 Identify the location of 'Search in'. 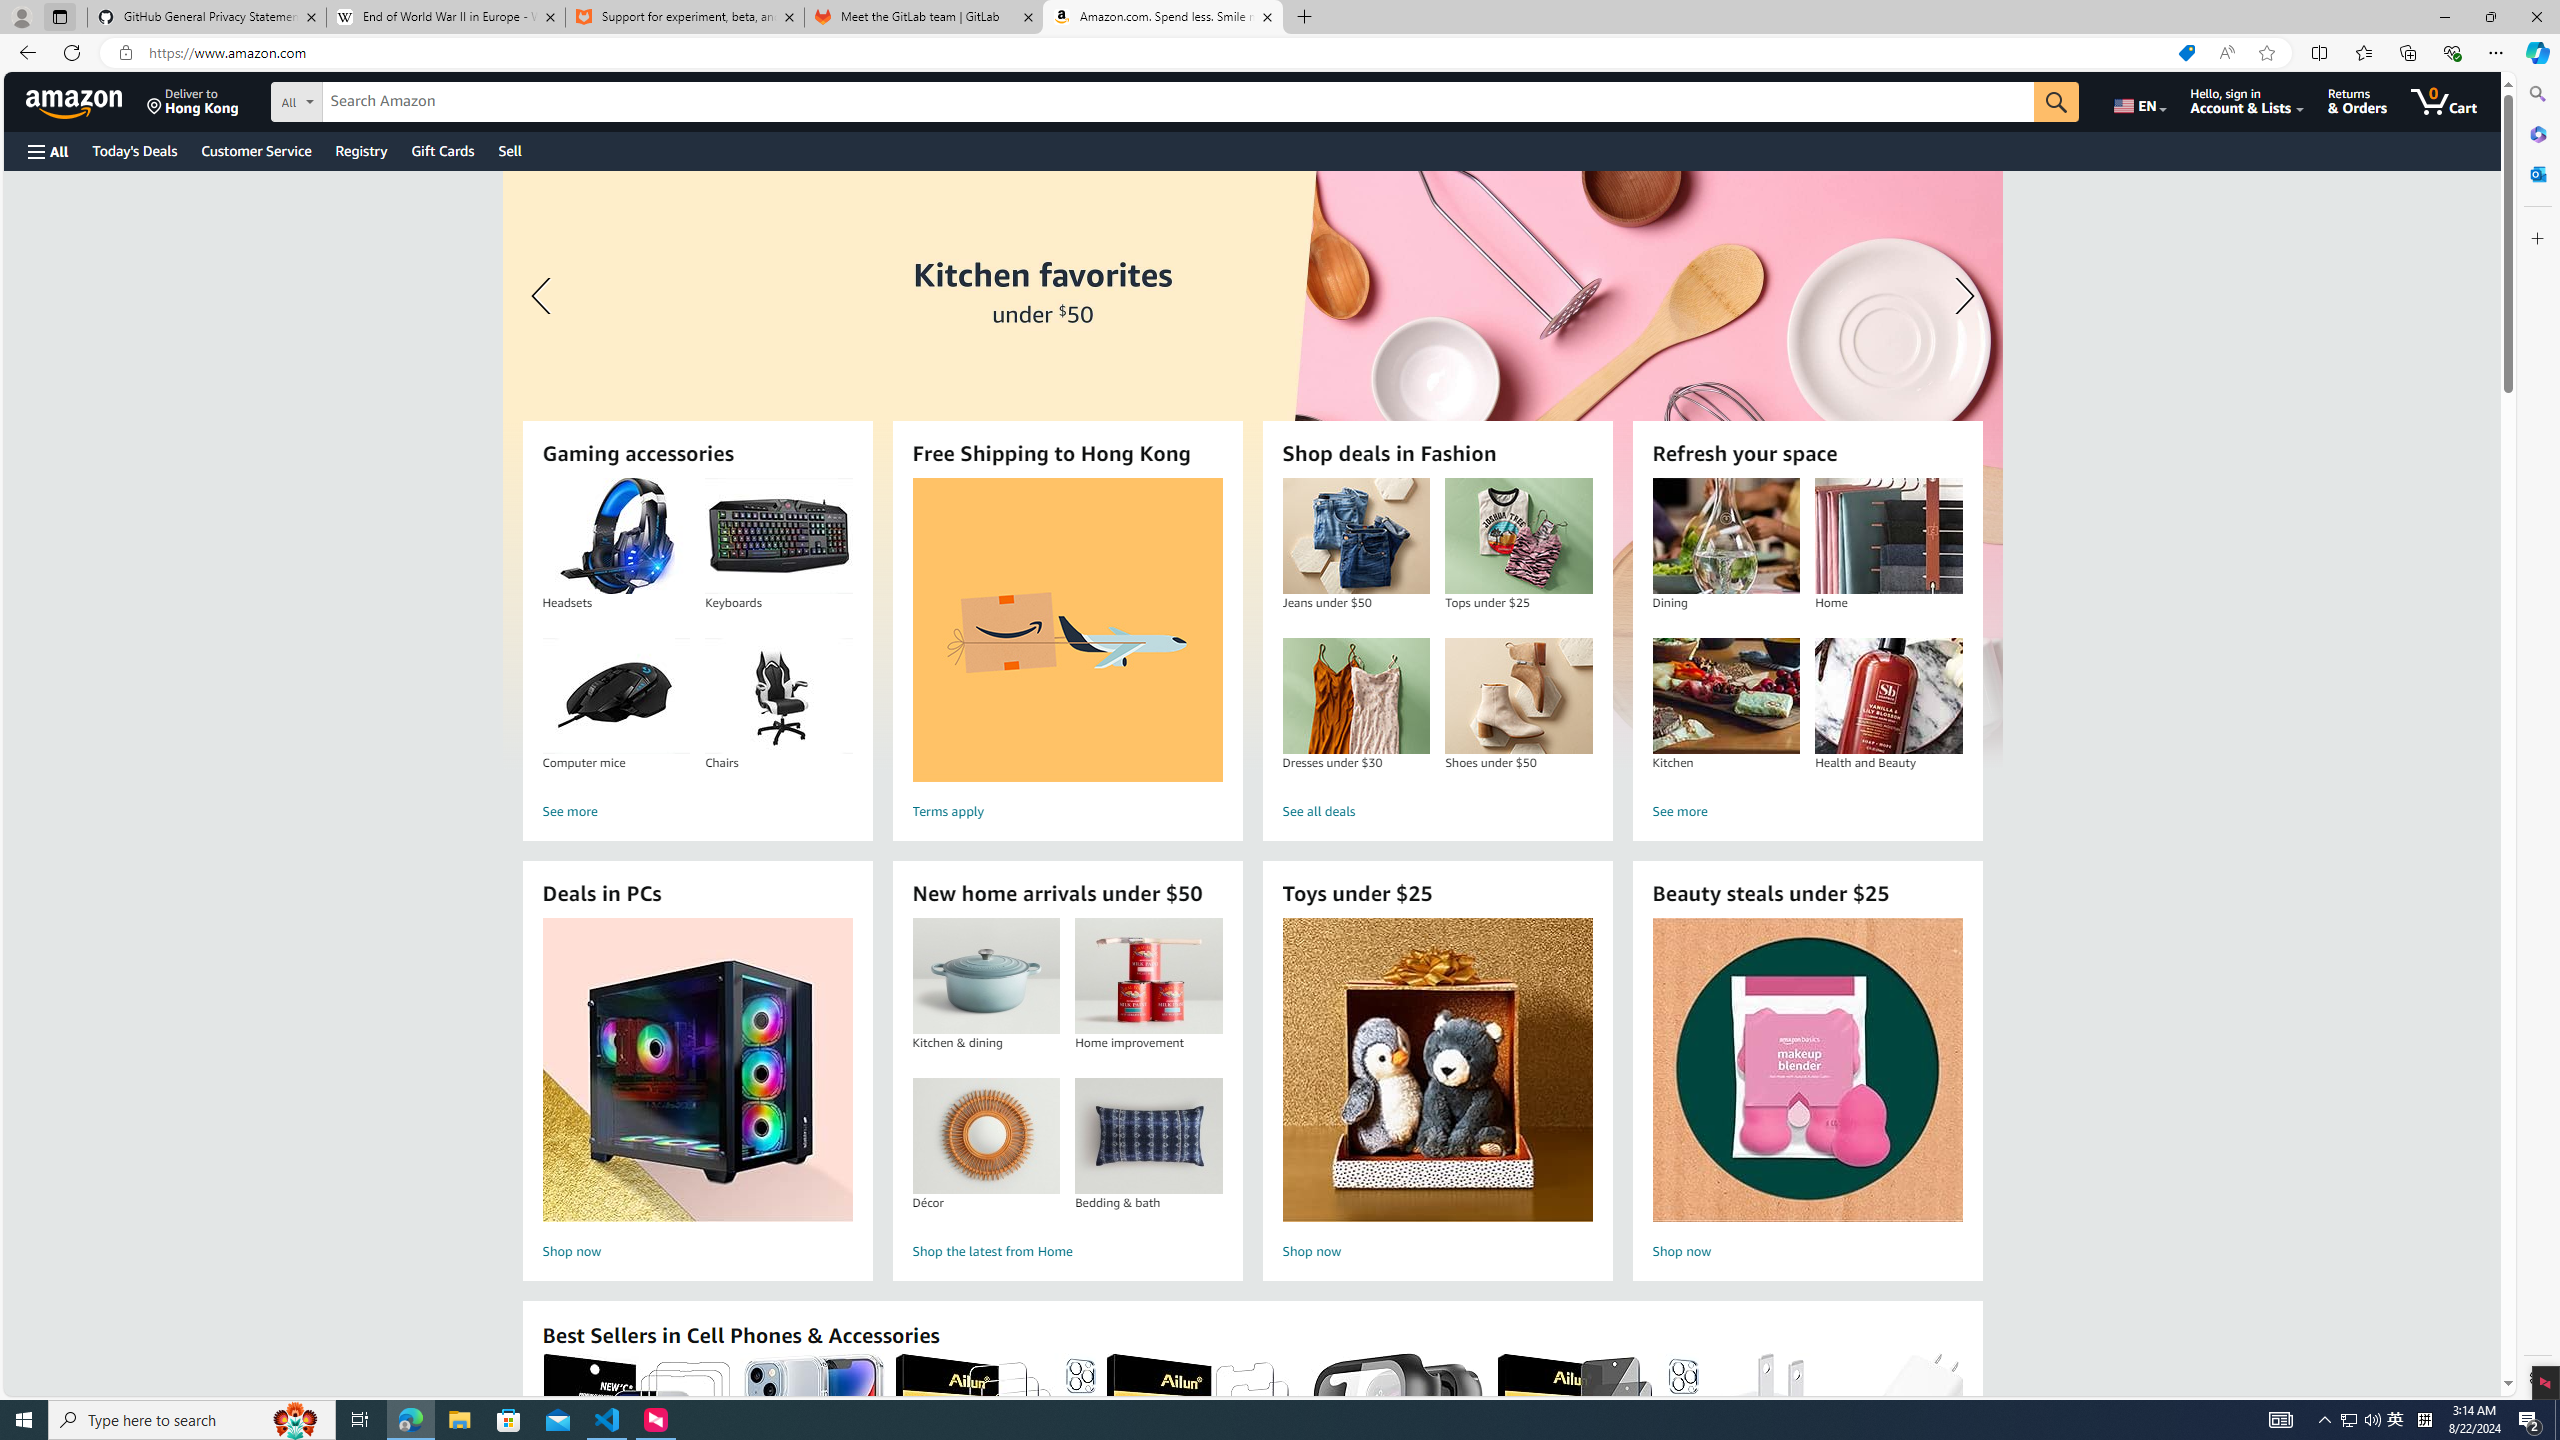
(370, 99).